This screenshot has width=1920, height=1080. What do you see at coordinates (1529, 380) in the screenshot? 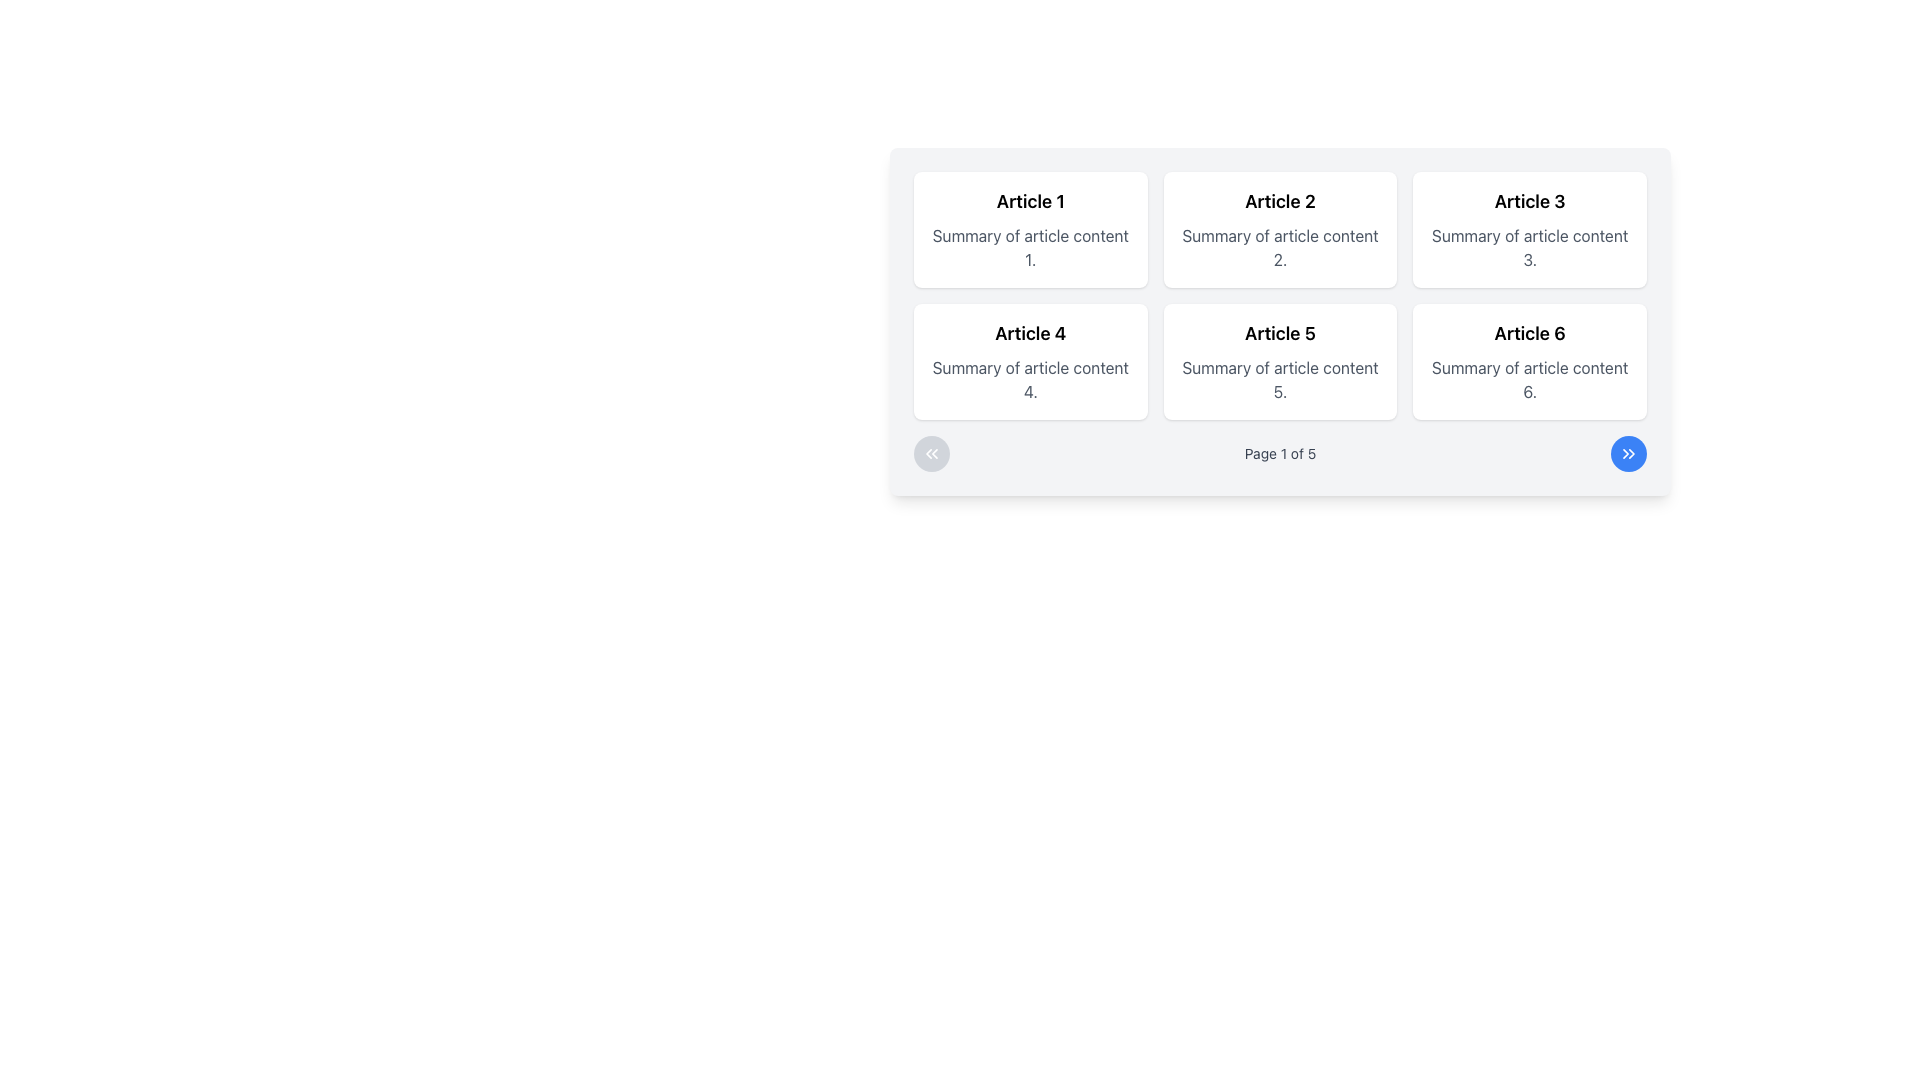
I see `text element that provides a brief summary related to 'Article 6', located beneath the title in the bottom right card of a 2x3 grid` at bounding box center [1529, 380].